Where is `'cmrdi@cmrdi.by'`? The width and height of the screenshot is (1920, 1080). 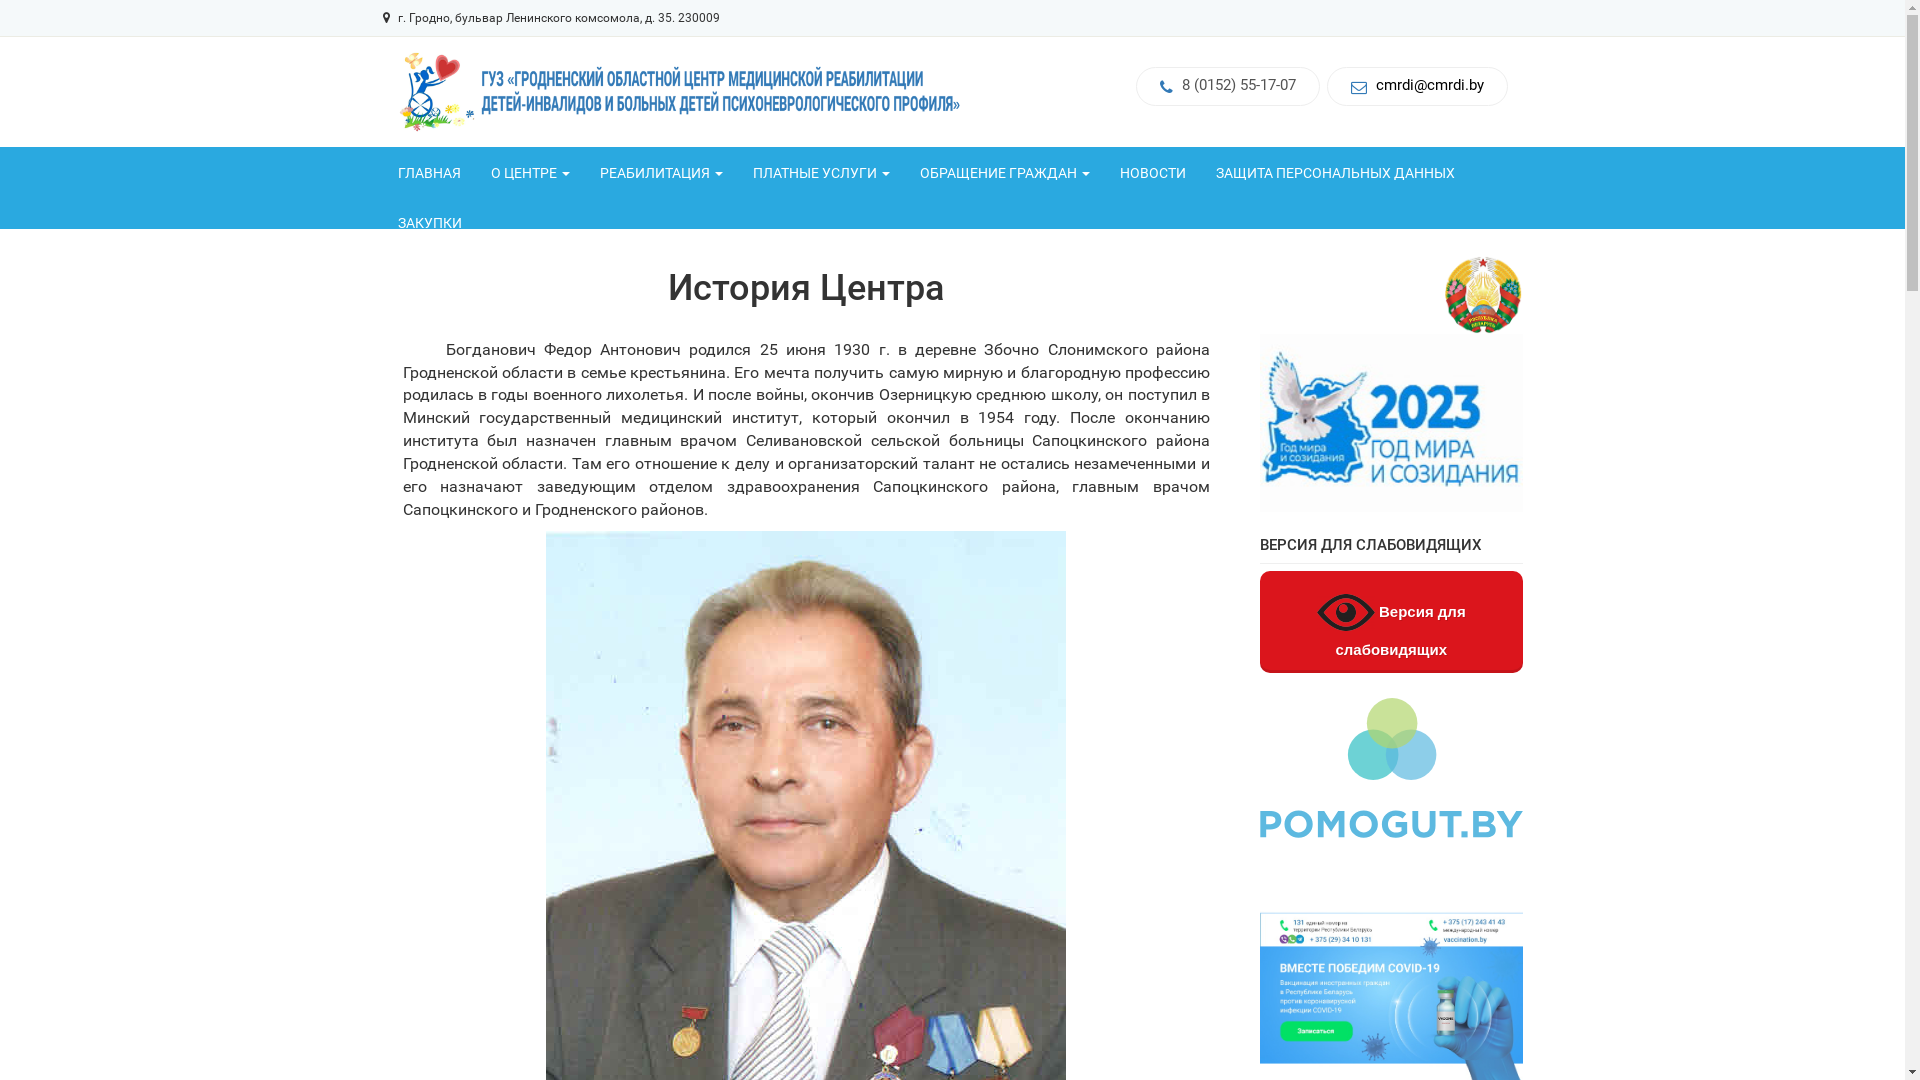 'cmrdi@cmrdi.by' is located at coordinates (1429, 84).